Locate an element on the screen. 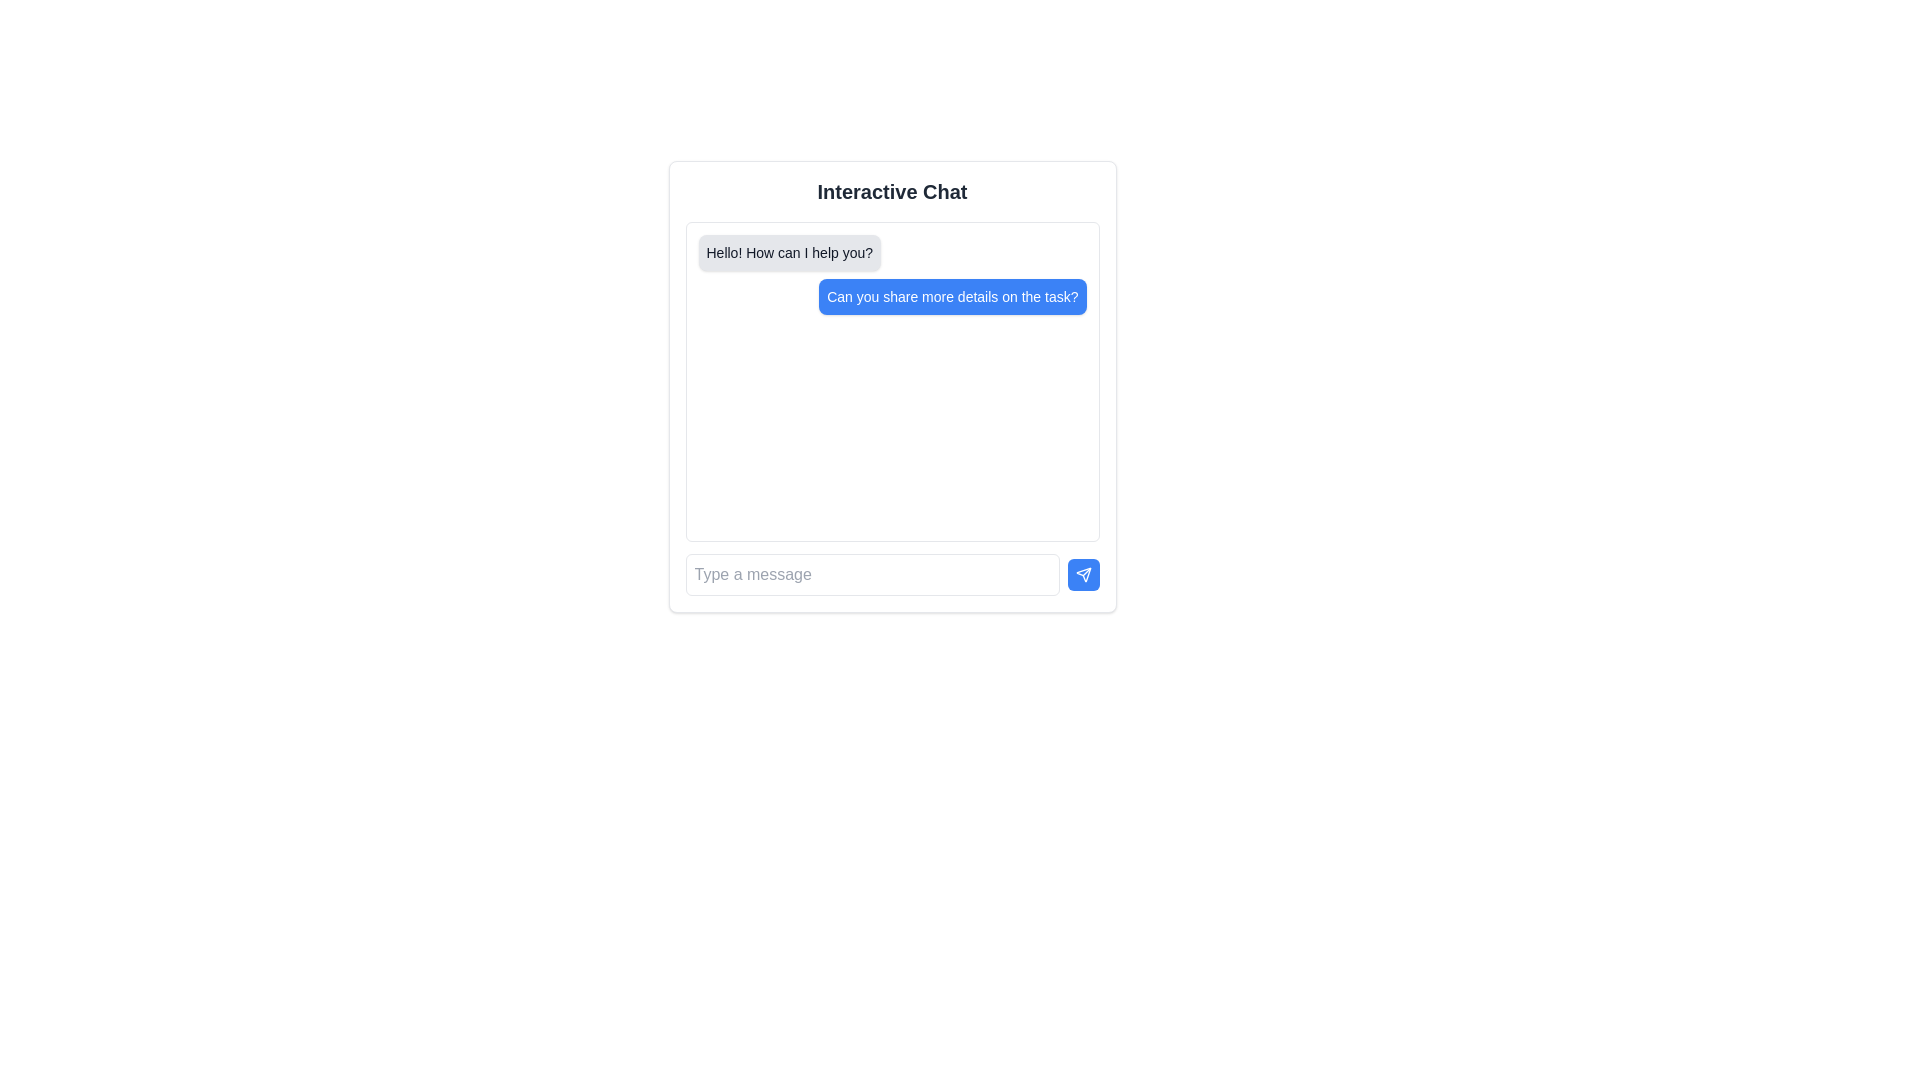 Image resolution: width=1920 pixels, height=1080 pixels. the text bubble containing the message 'Hello! How can I help you?' which has a light gray background and dark gray text is located at coordinates (788, 252).